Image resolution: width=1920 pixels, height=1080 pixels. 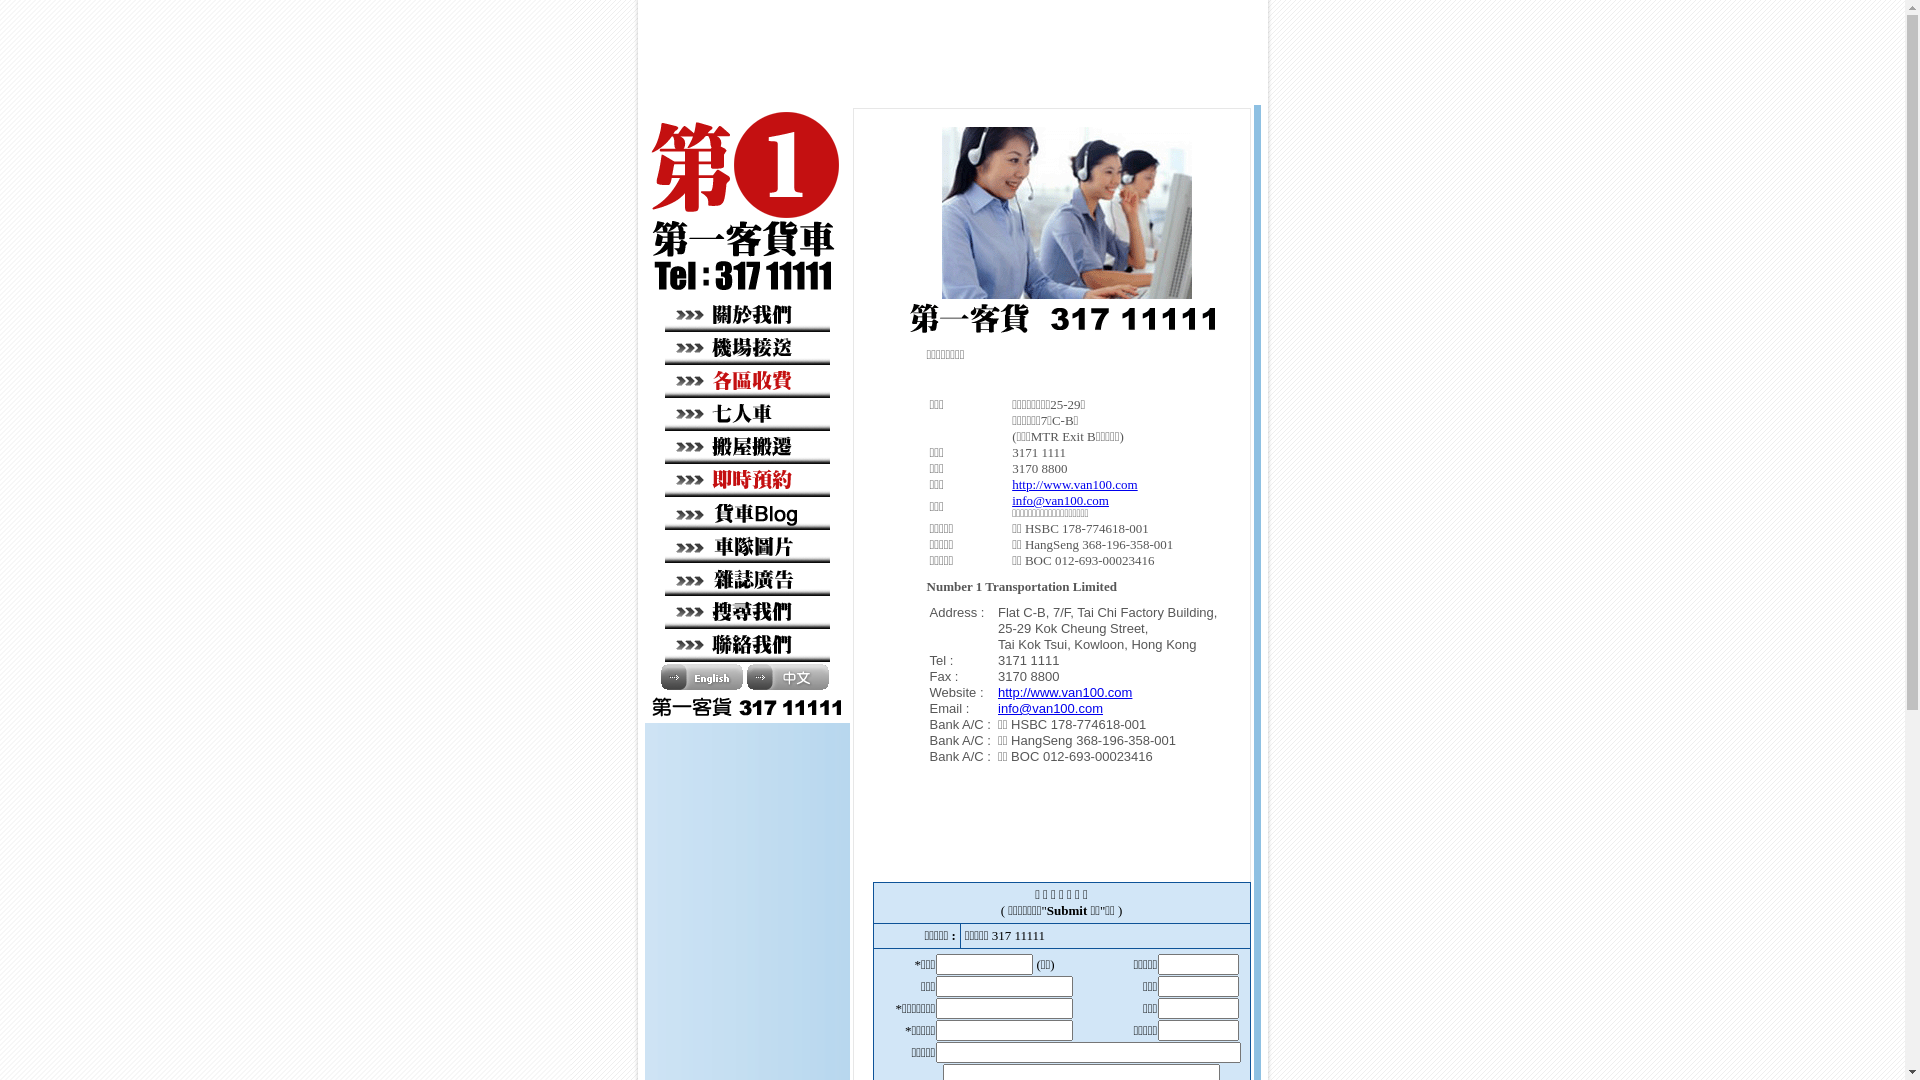 What do you see at coordinates (1012, 484) in the screenshot?
I see `'http://www.van100.com'` at bounding box center [1012, 484].